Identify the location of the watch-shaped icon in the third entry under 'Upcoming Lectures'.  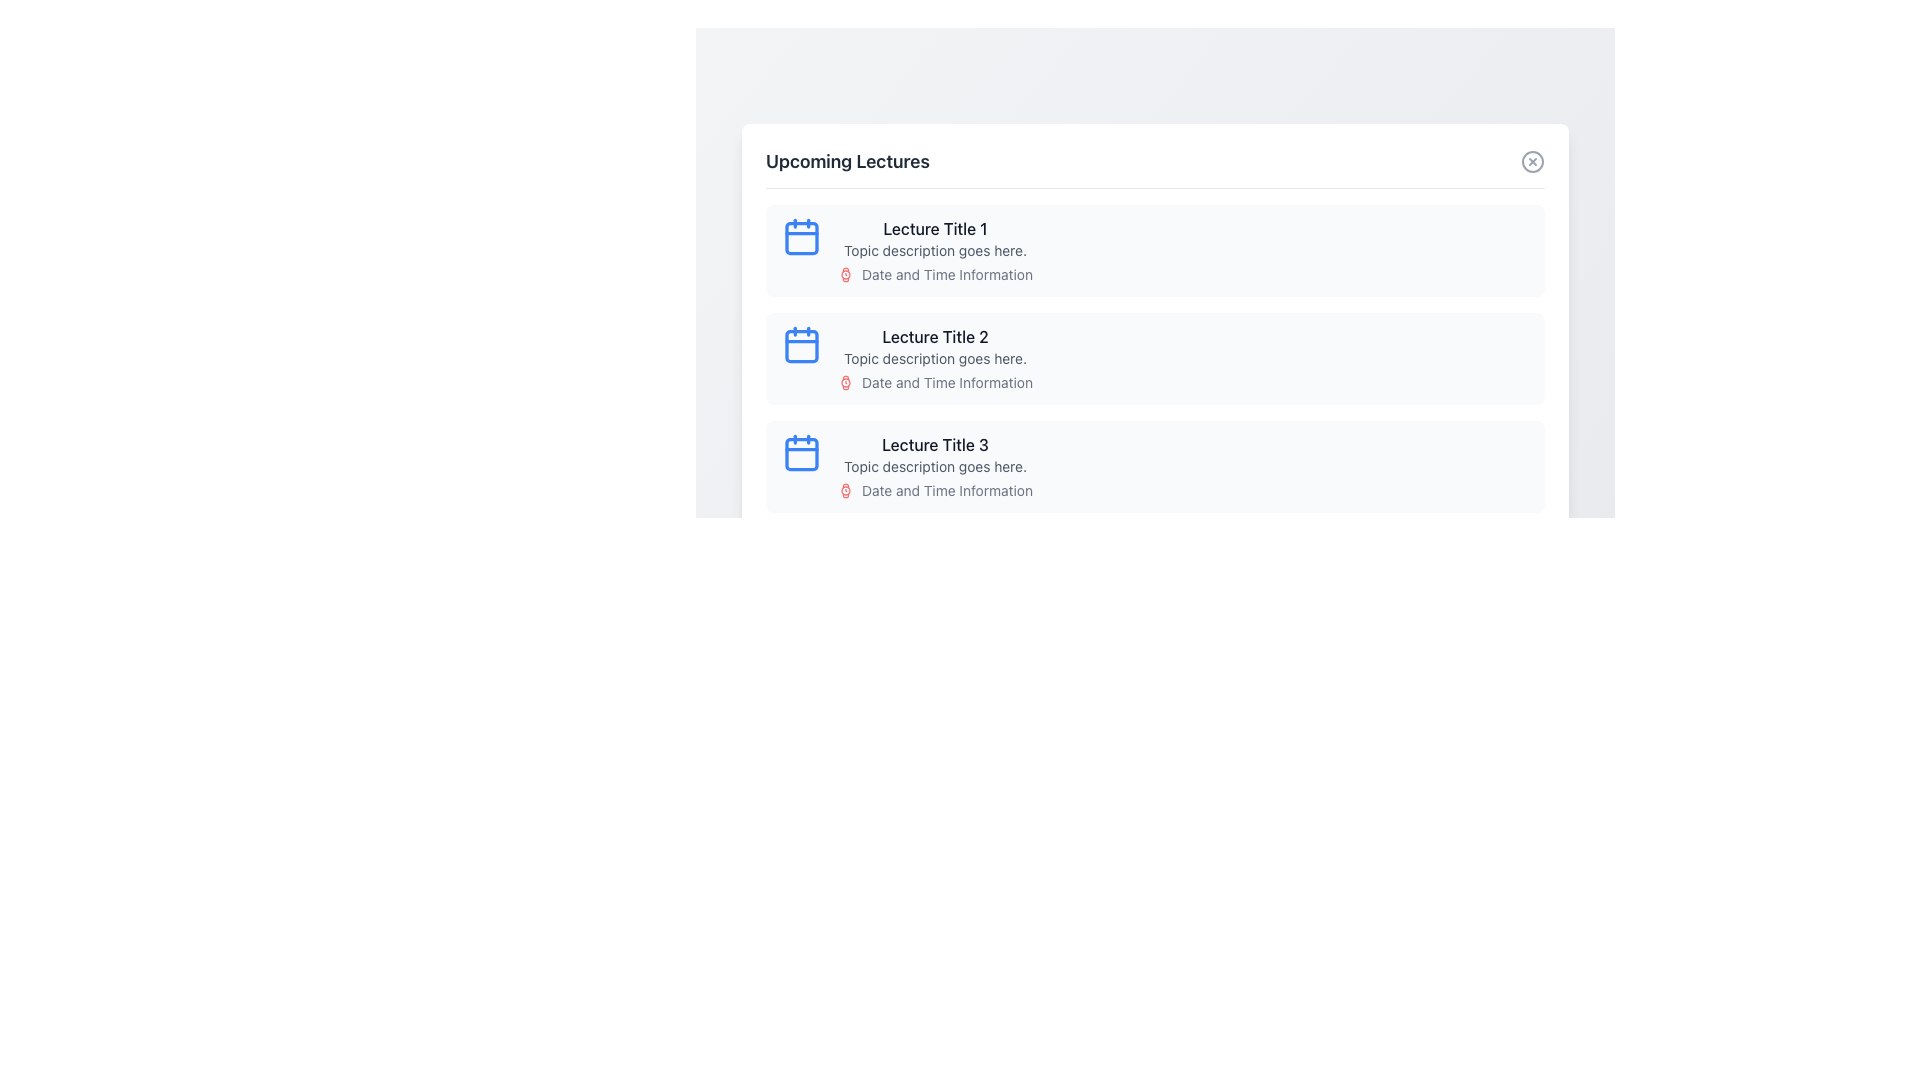
(845, 490).